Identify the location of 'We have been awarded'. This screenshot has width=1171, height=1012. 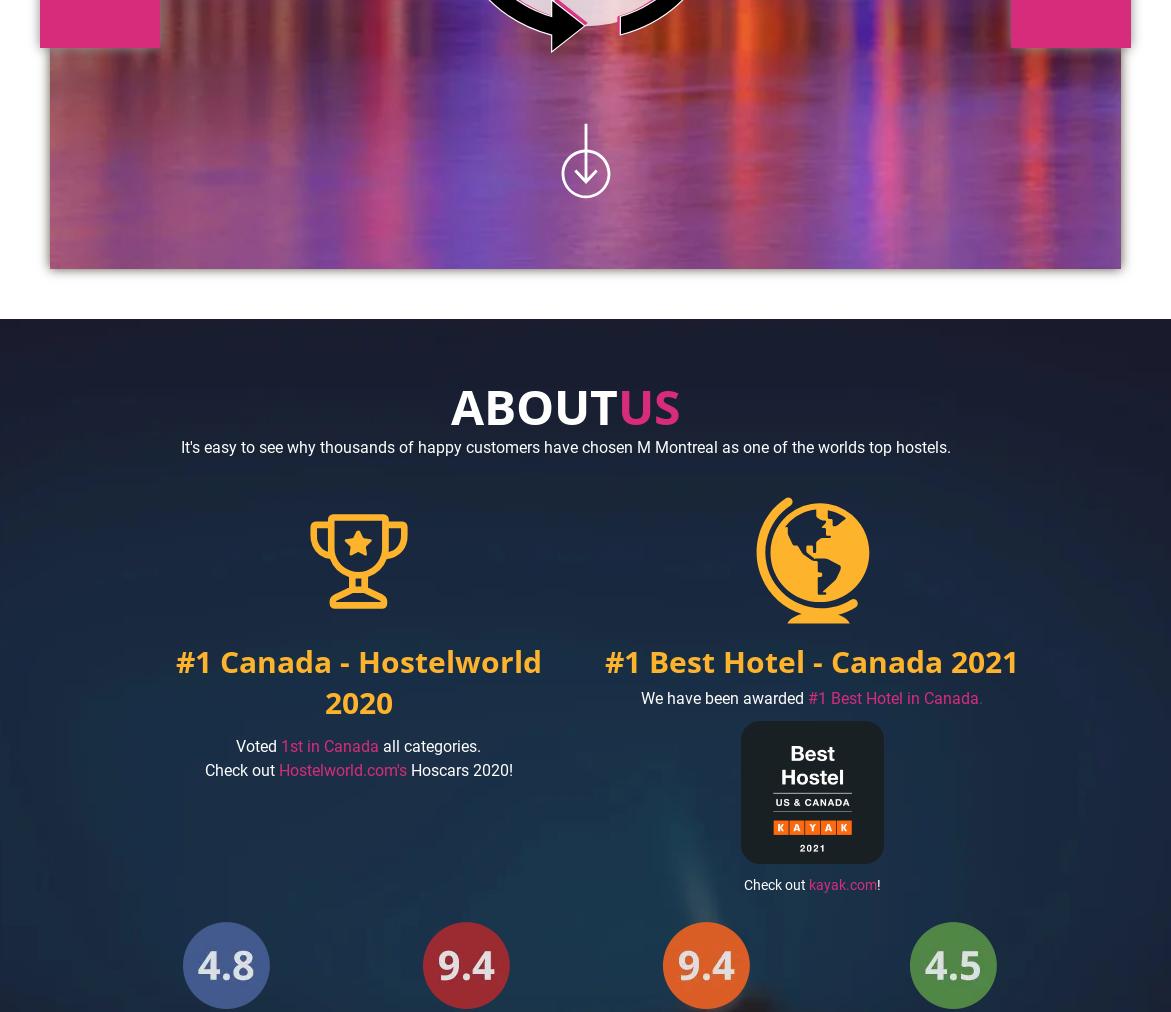
(722, 697).